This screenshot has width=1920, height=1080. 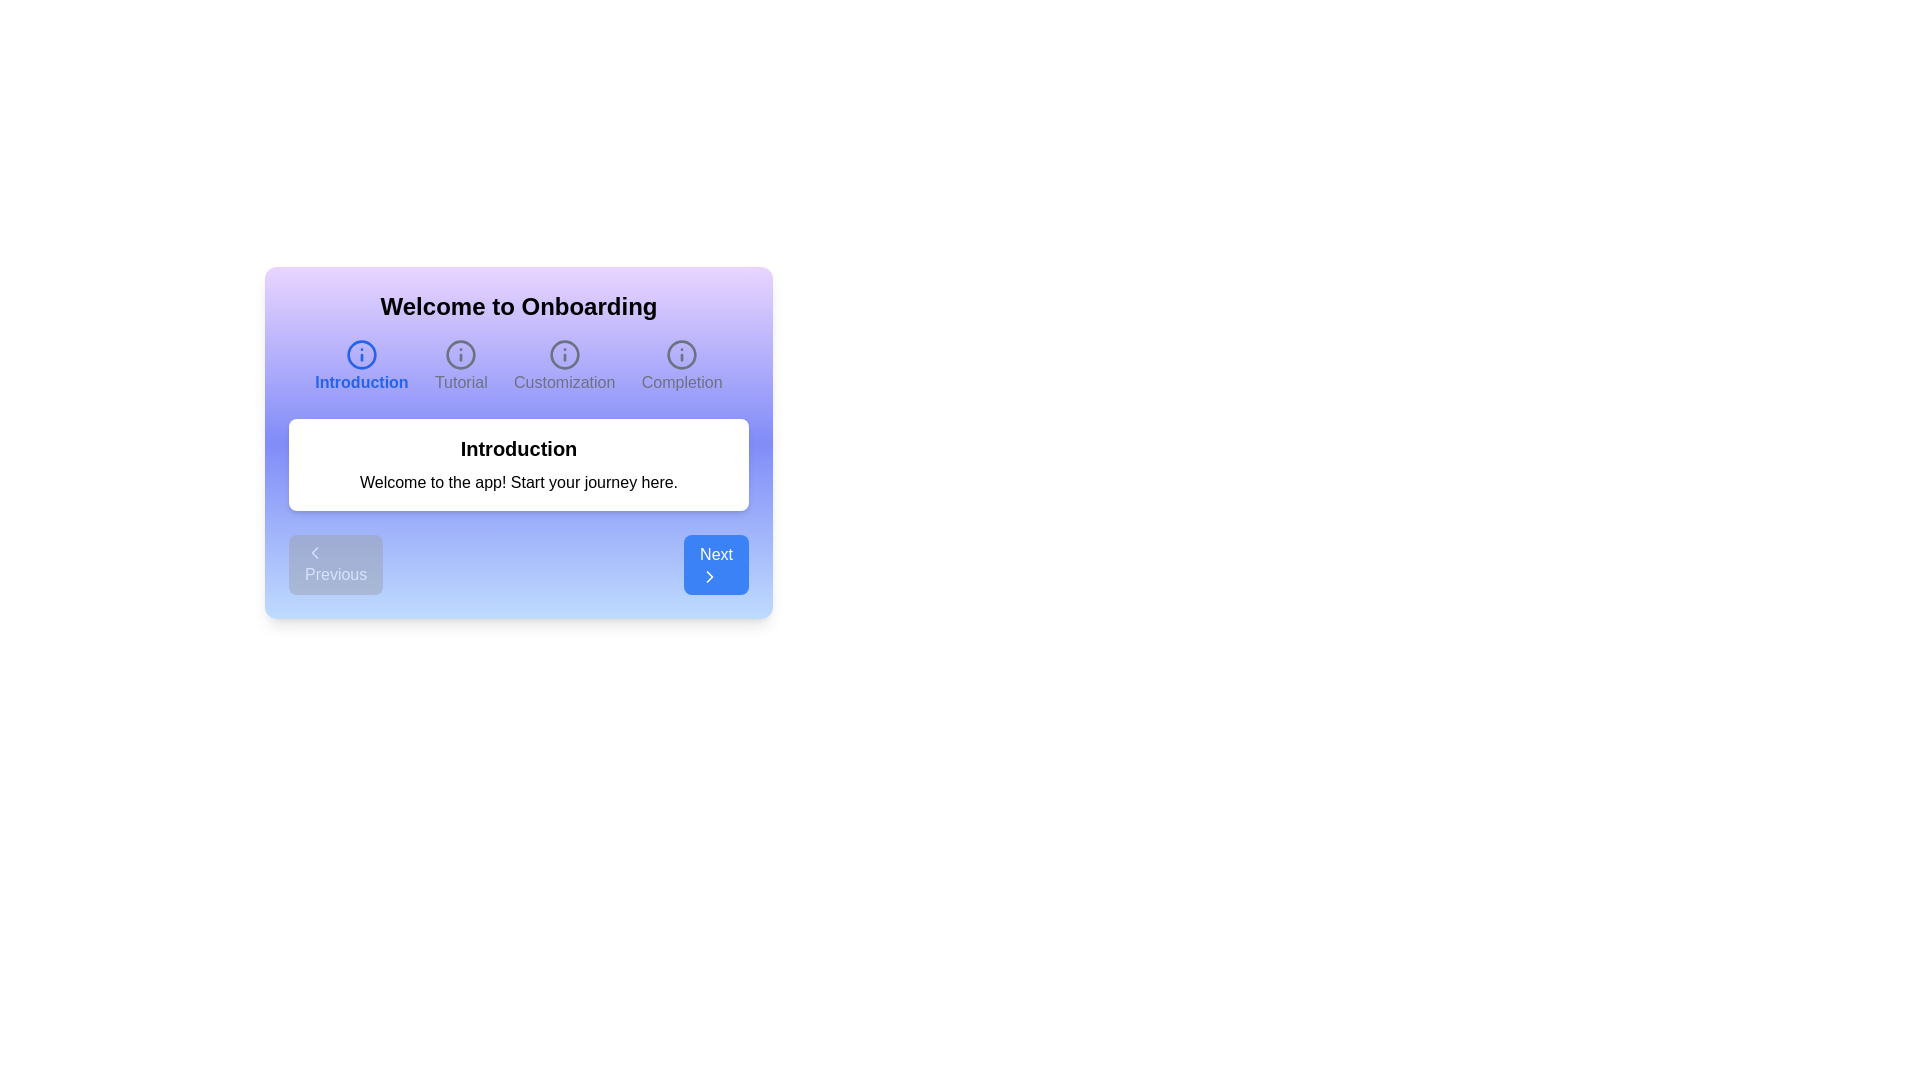 I want to click on the centered text heading 'Welcome to Onboarding', so click(x=518, y=307).